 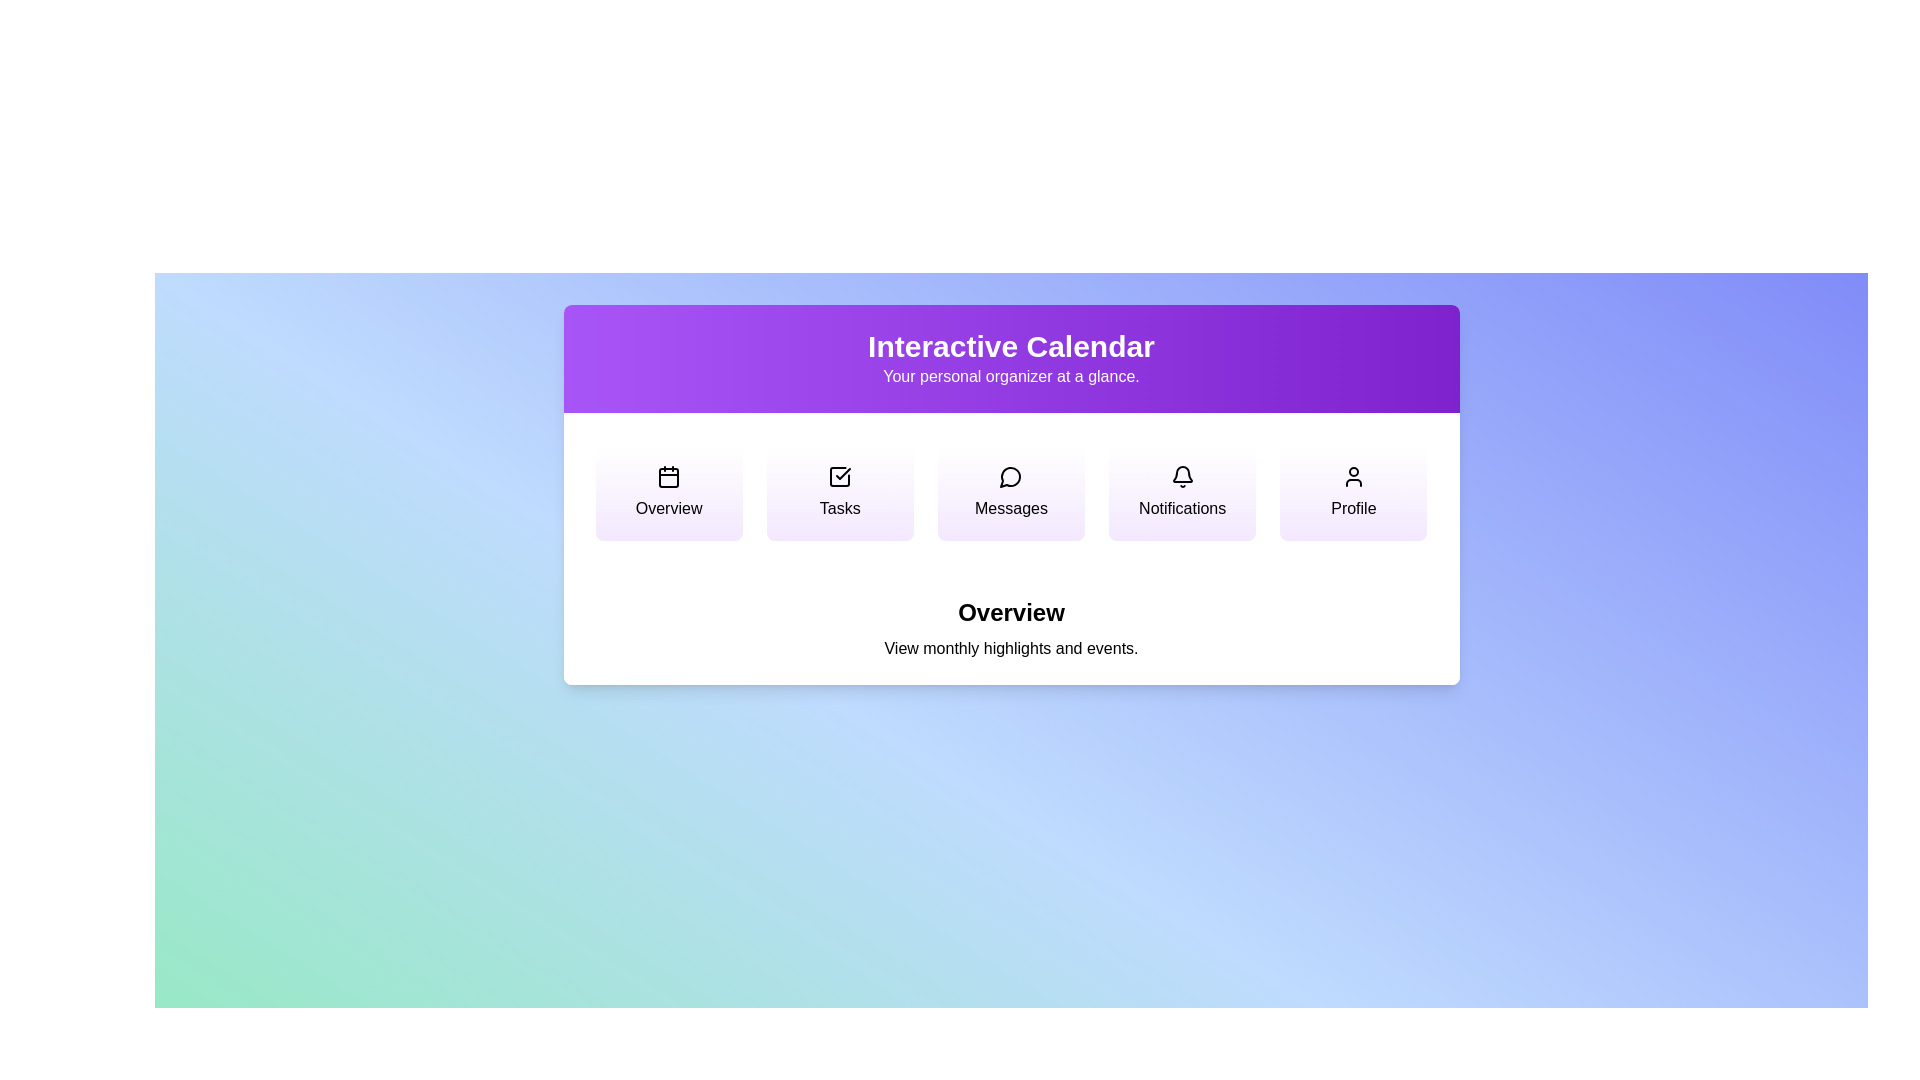 What do you see at coordinates (1181, 493) in the screenshot?
I see `the menu option Notifications to view its description` at bounding box center [1181, 493].